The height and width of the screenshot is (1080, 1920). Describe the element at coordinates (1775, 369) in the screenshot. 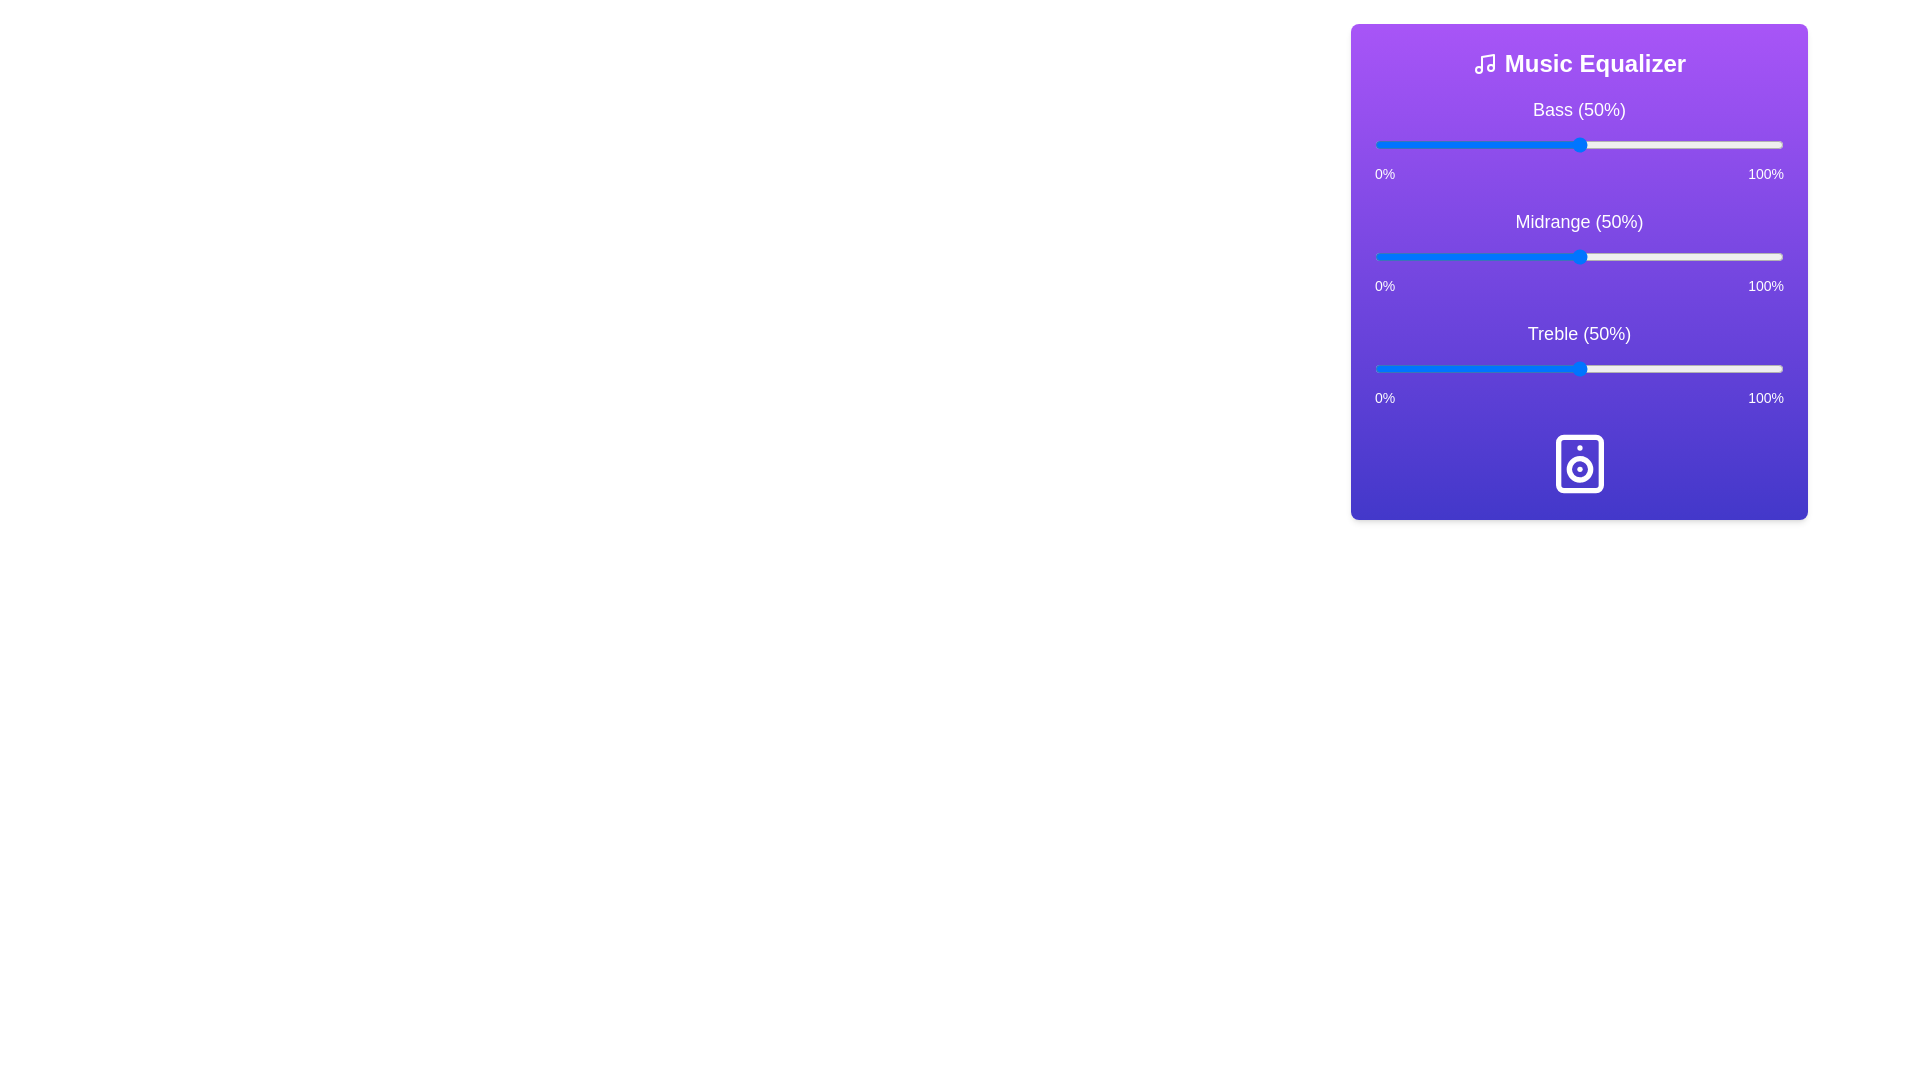

I see `the treble slider to 98%` at that location.